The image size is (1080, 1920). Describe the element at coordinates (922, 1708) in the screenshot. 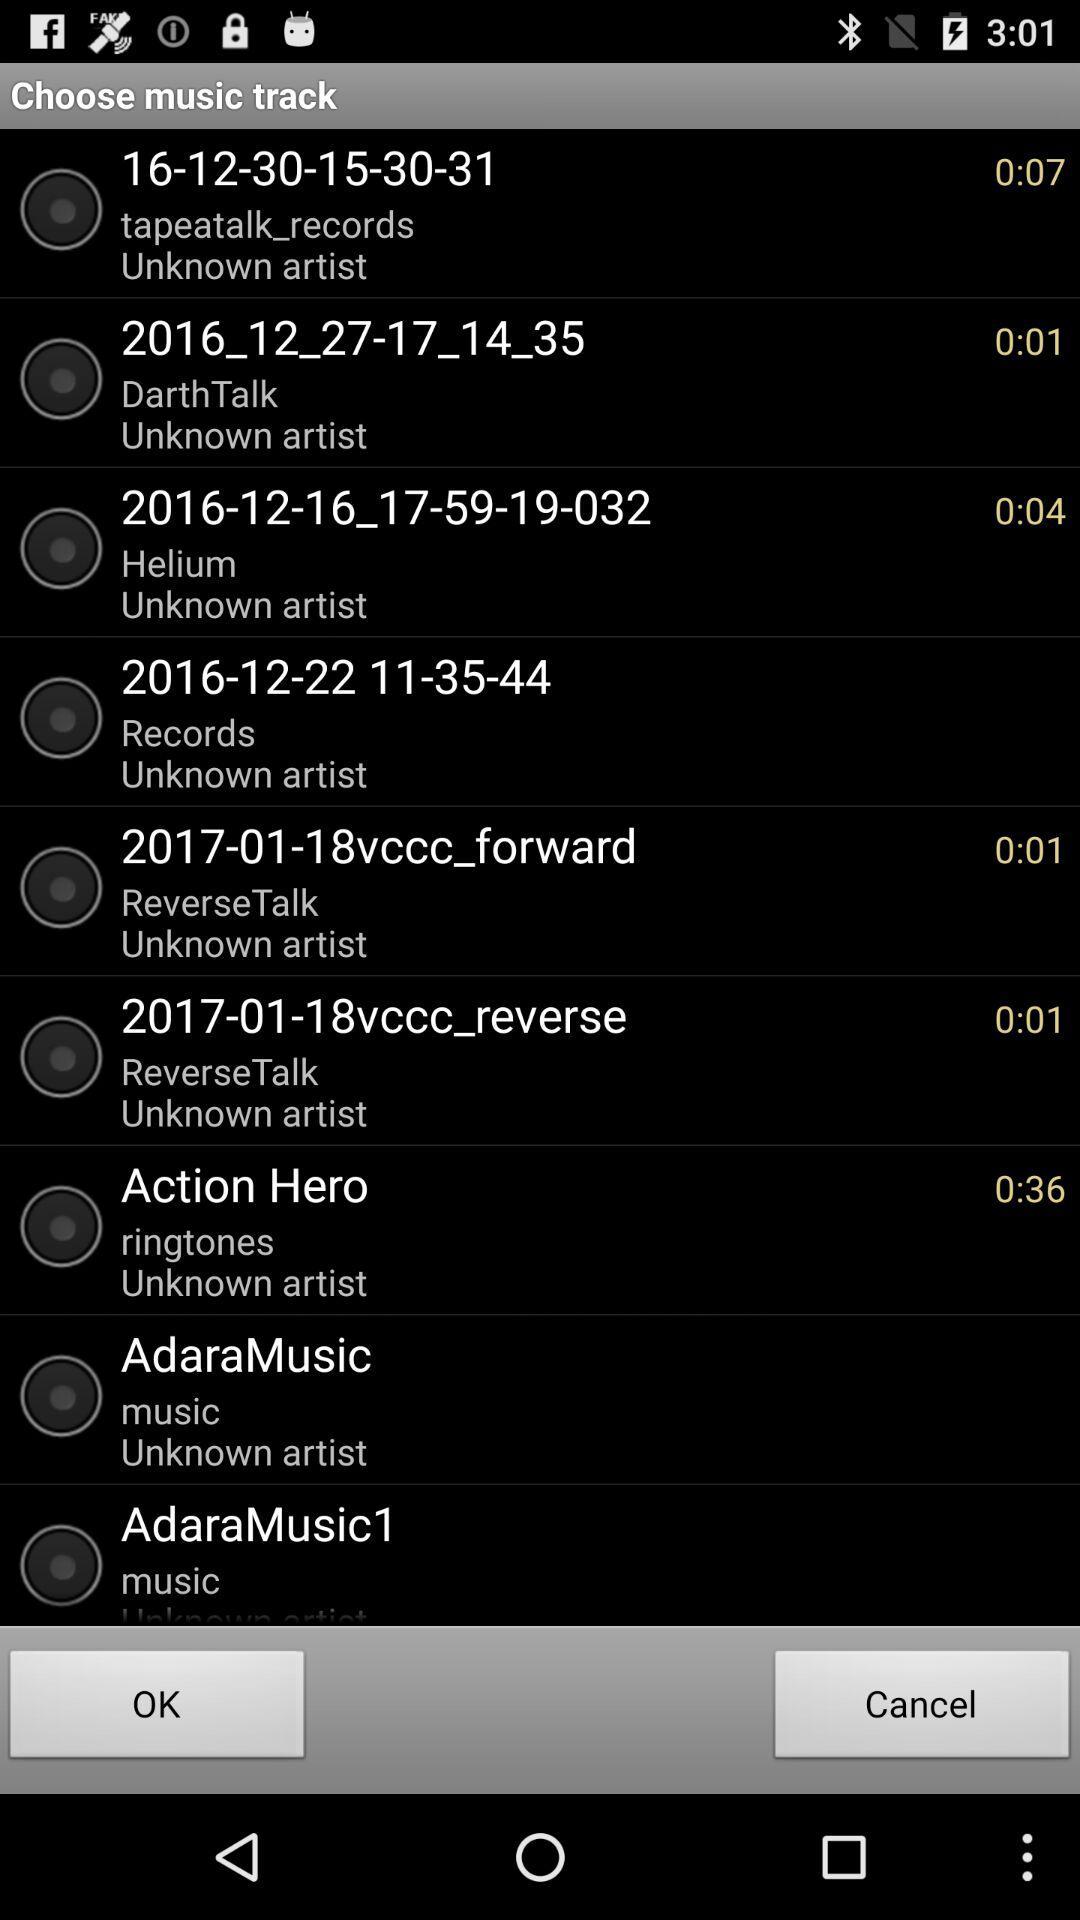

I see `the cancel item` at that location.